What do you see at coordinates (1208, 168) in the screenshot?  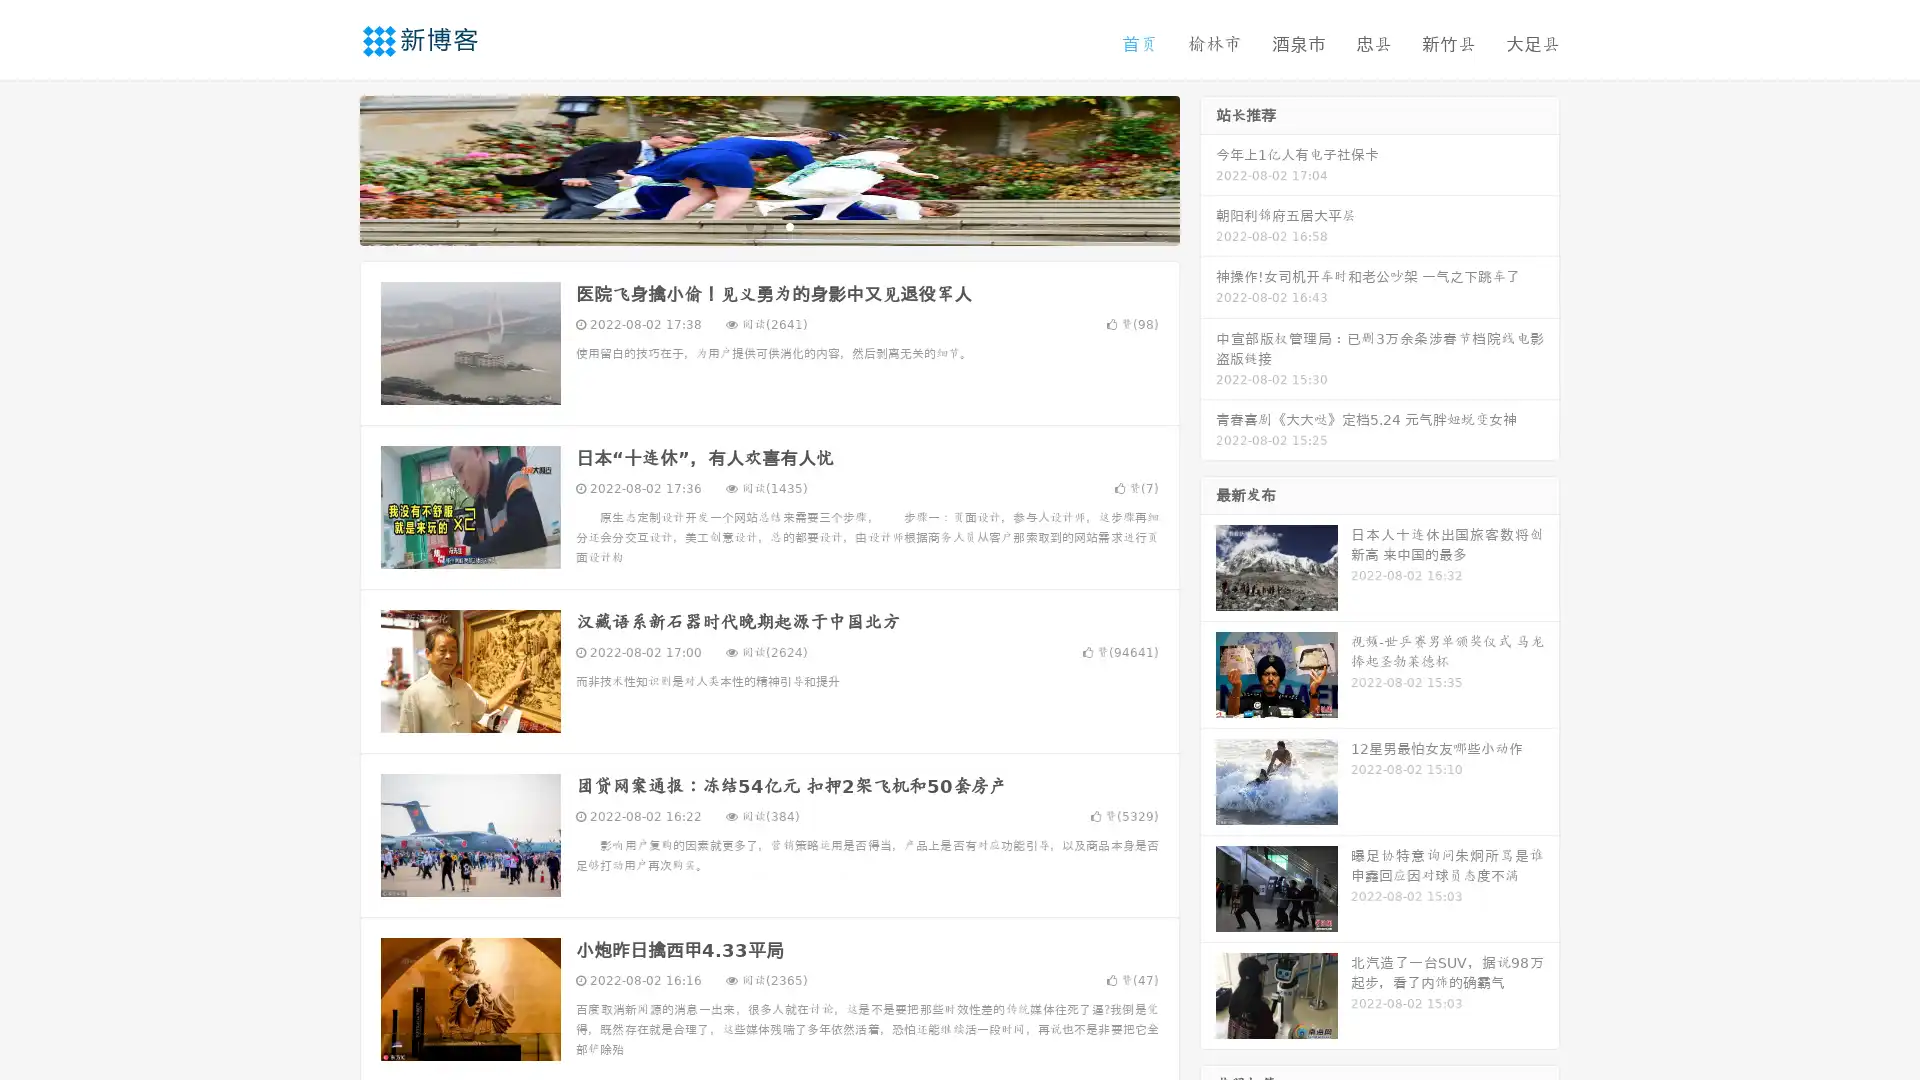 I see `Next slide` at bounding box center [1208, 168].